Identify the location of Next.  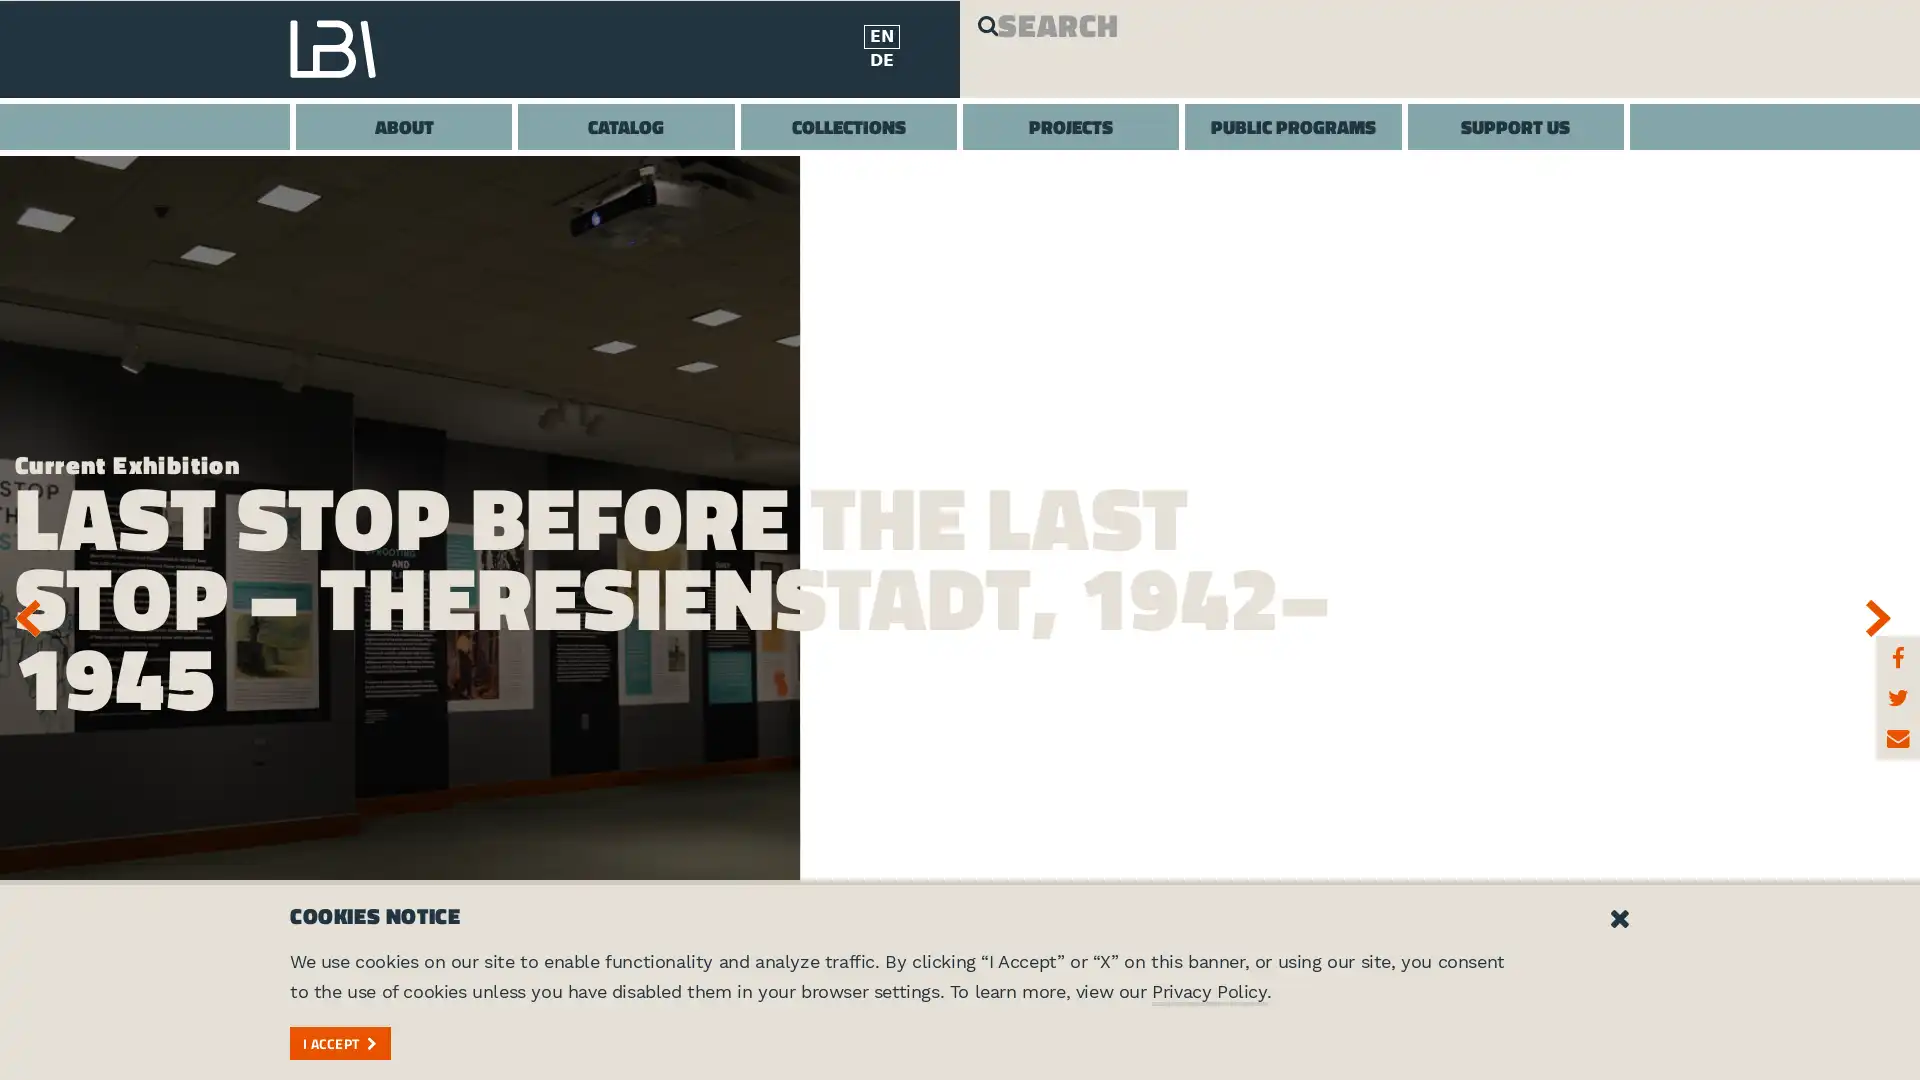
(1884, 616).